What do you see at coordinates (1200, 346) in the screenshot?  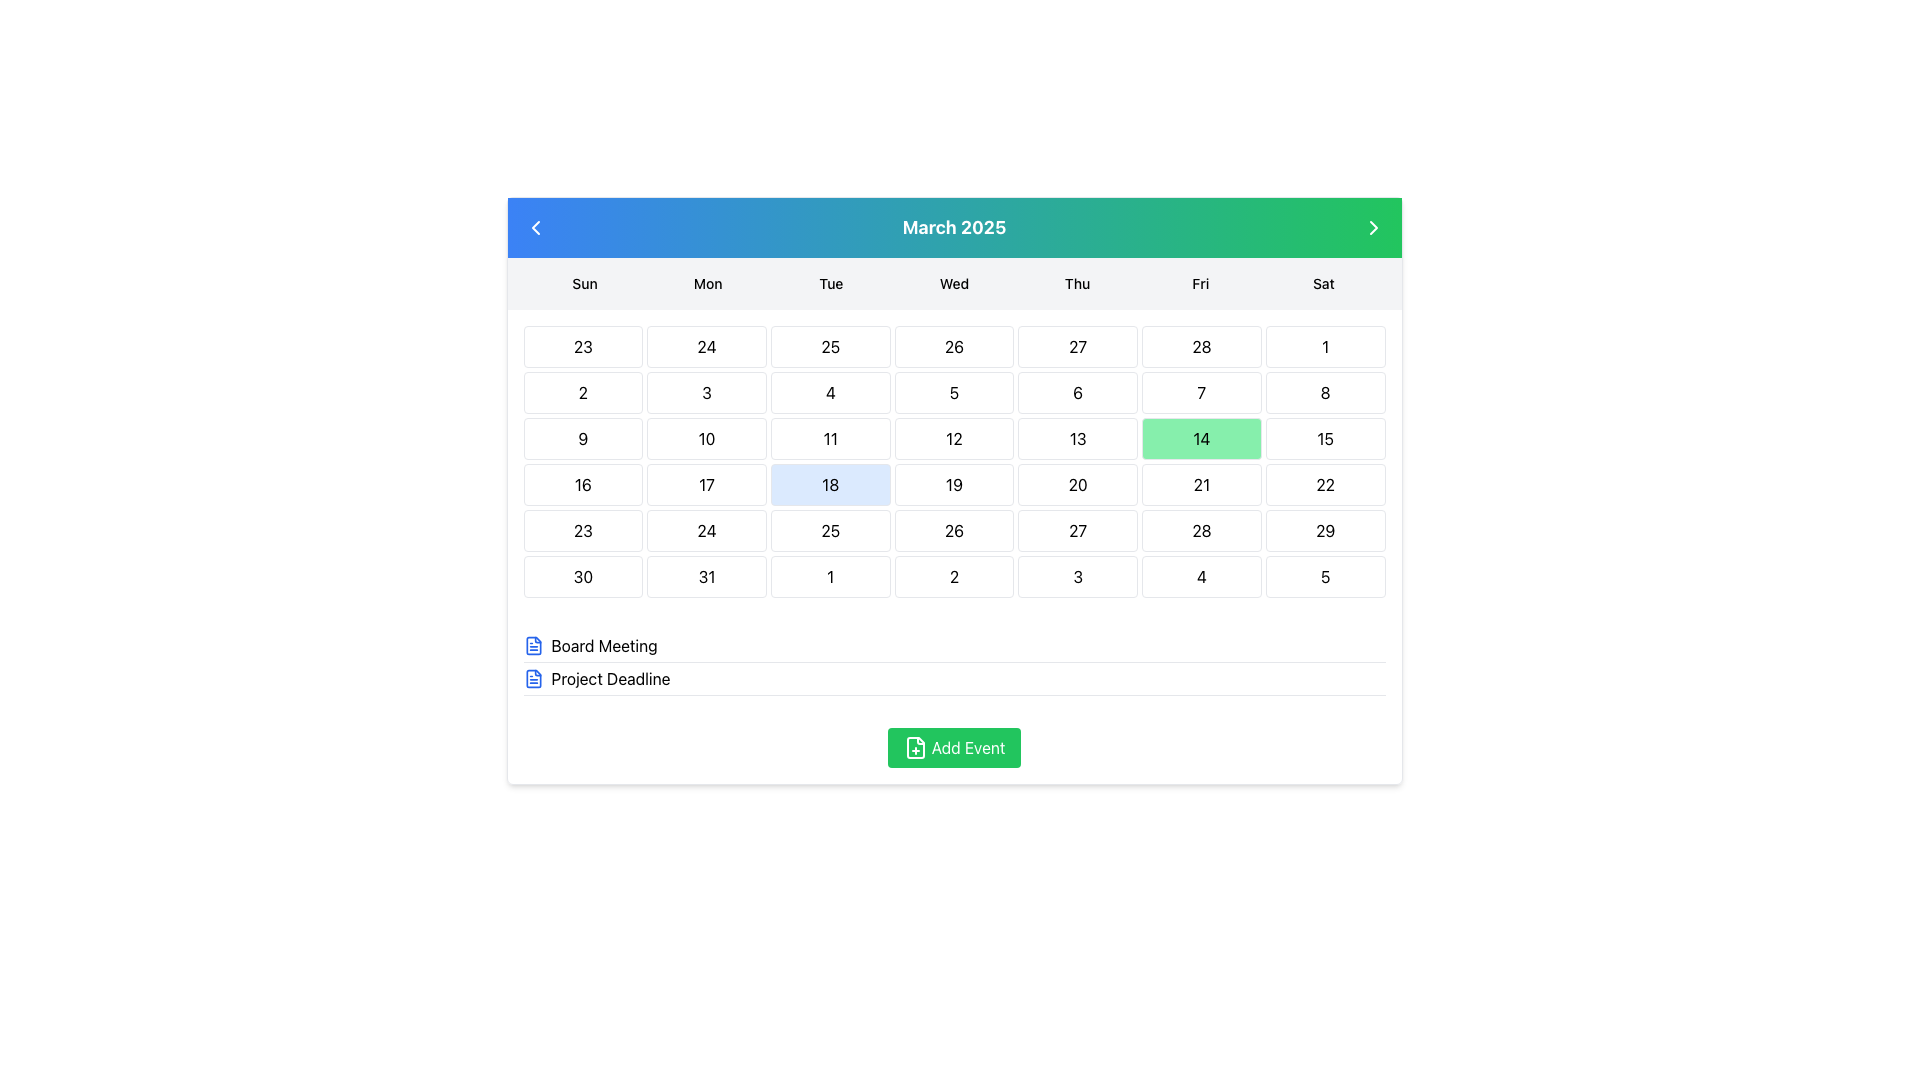 I see `the calendar cell displaying the number '28' located in the sixth column of the first row, under the 'Fri' label` at bounding box center [1200, 346].